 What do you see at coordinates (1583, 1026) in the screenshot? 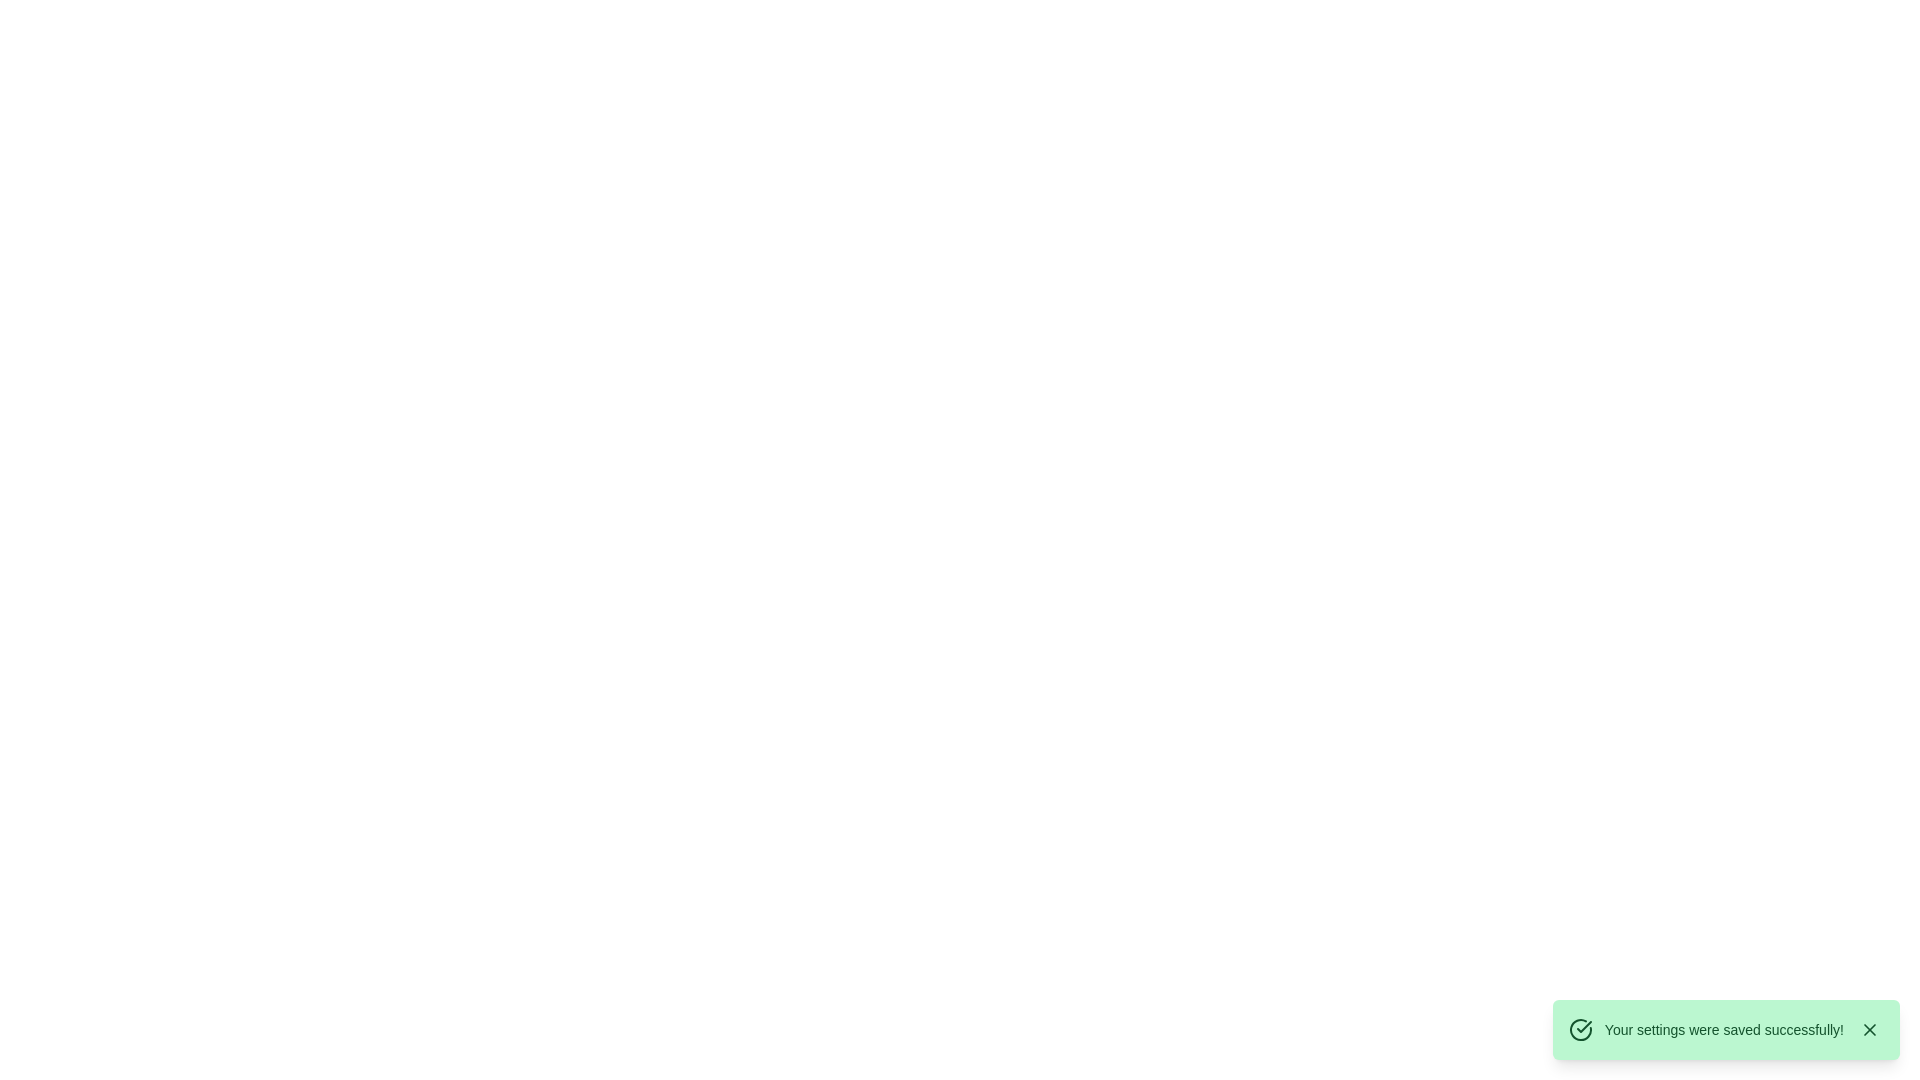
I see `the checkmark icon that indicates success or completion, which is centrally aligned within its circular badge on the right side of the interface` at bounding box center [1583, 1026].